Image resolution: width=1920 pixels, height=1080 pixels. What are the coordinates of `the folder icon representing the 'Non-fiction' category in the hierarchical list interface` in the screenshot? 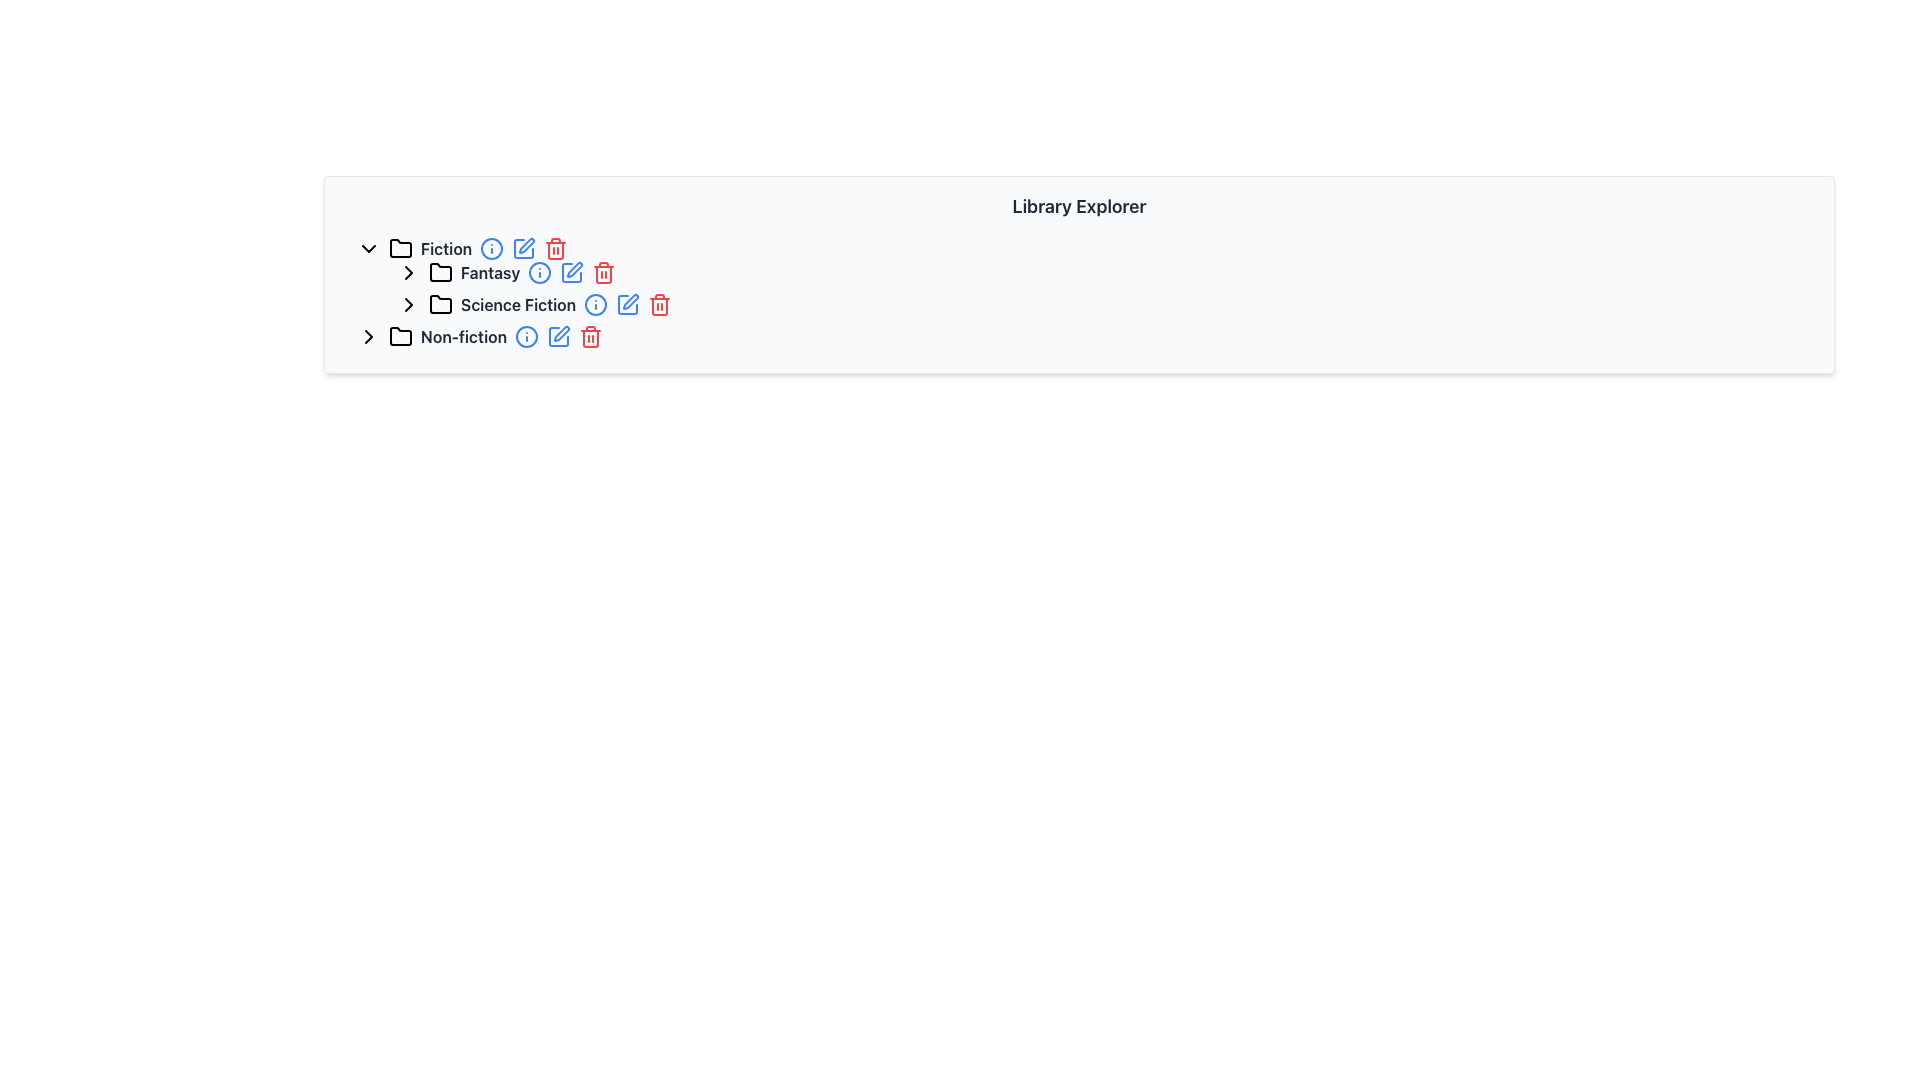 It's located at (400, 335).